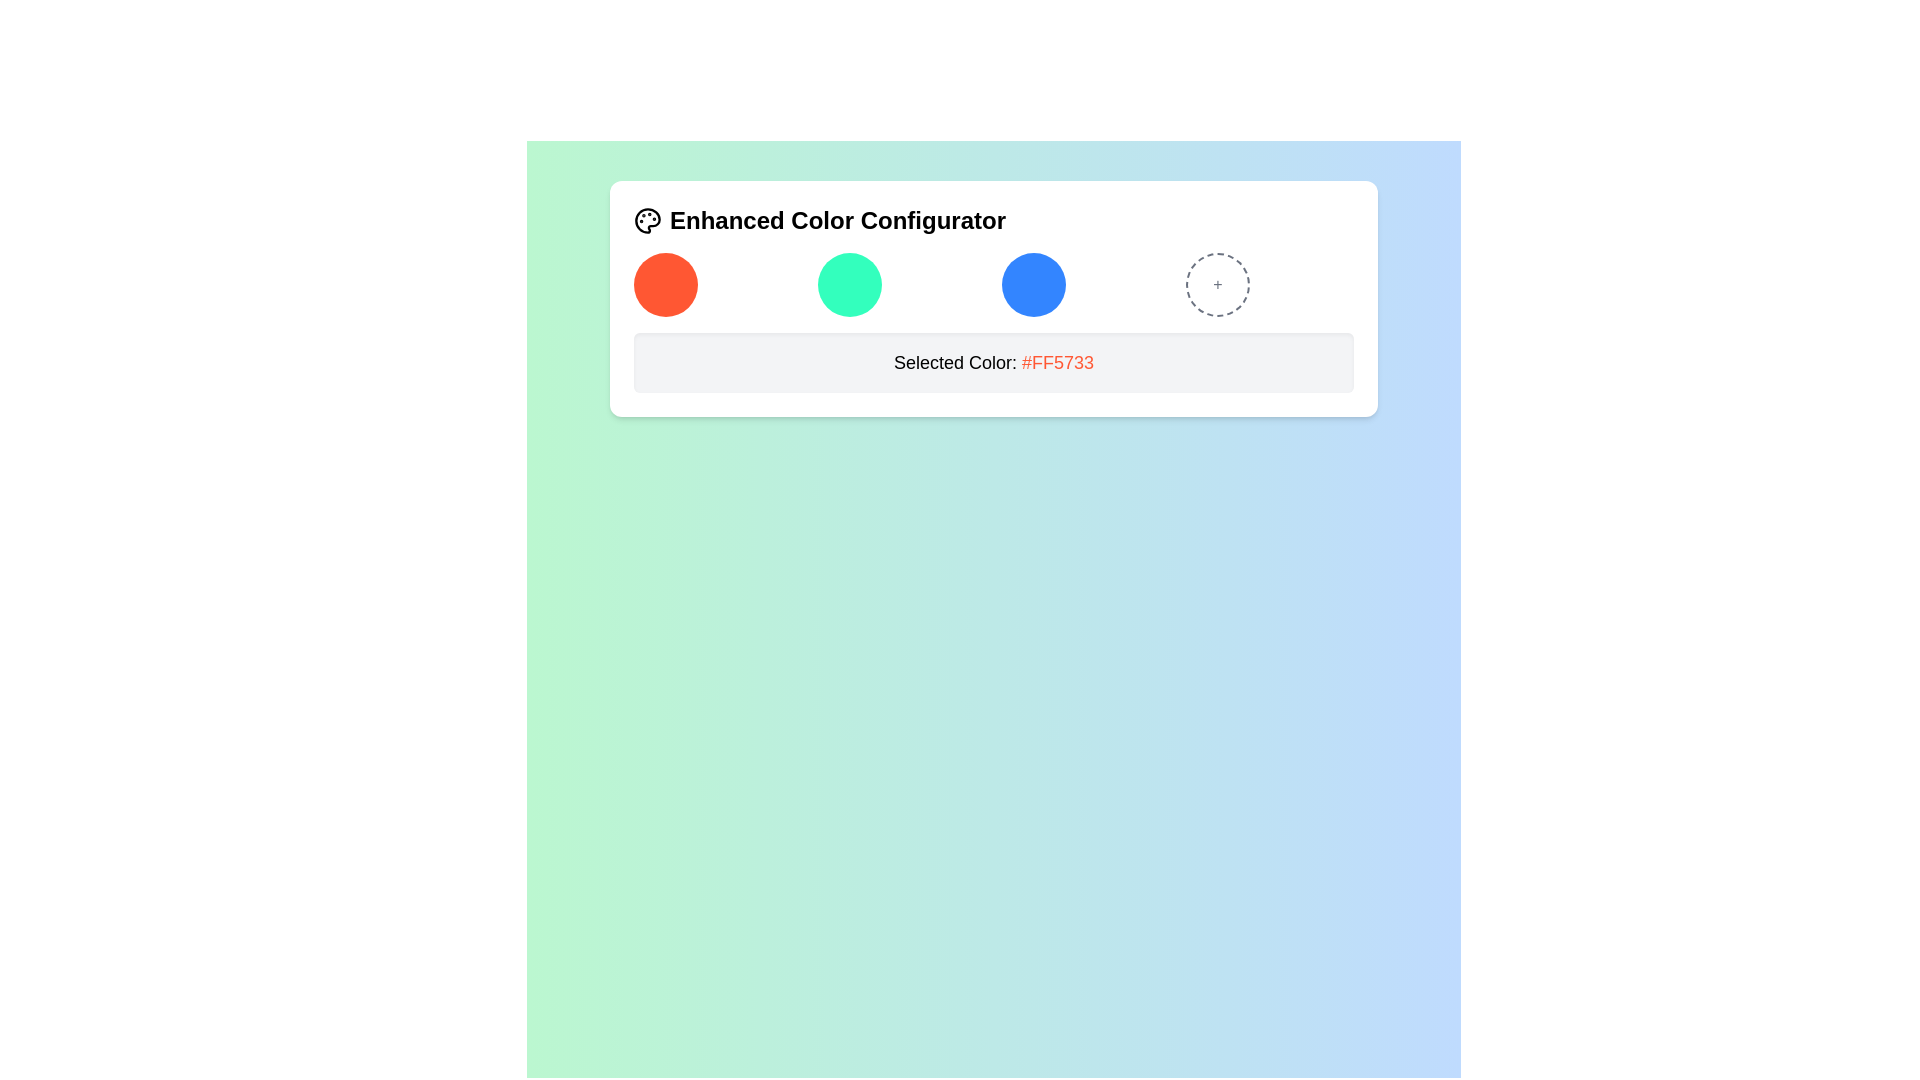 The width and height of the screenshot is (1920, 1080). What do you see at coordinates (1217, 285) in the screenshot?
I see `the '+' button located on the far right of a horizontal row of four buttons to initiate an action` at bounding box center [1217, 285].